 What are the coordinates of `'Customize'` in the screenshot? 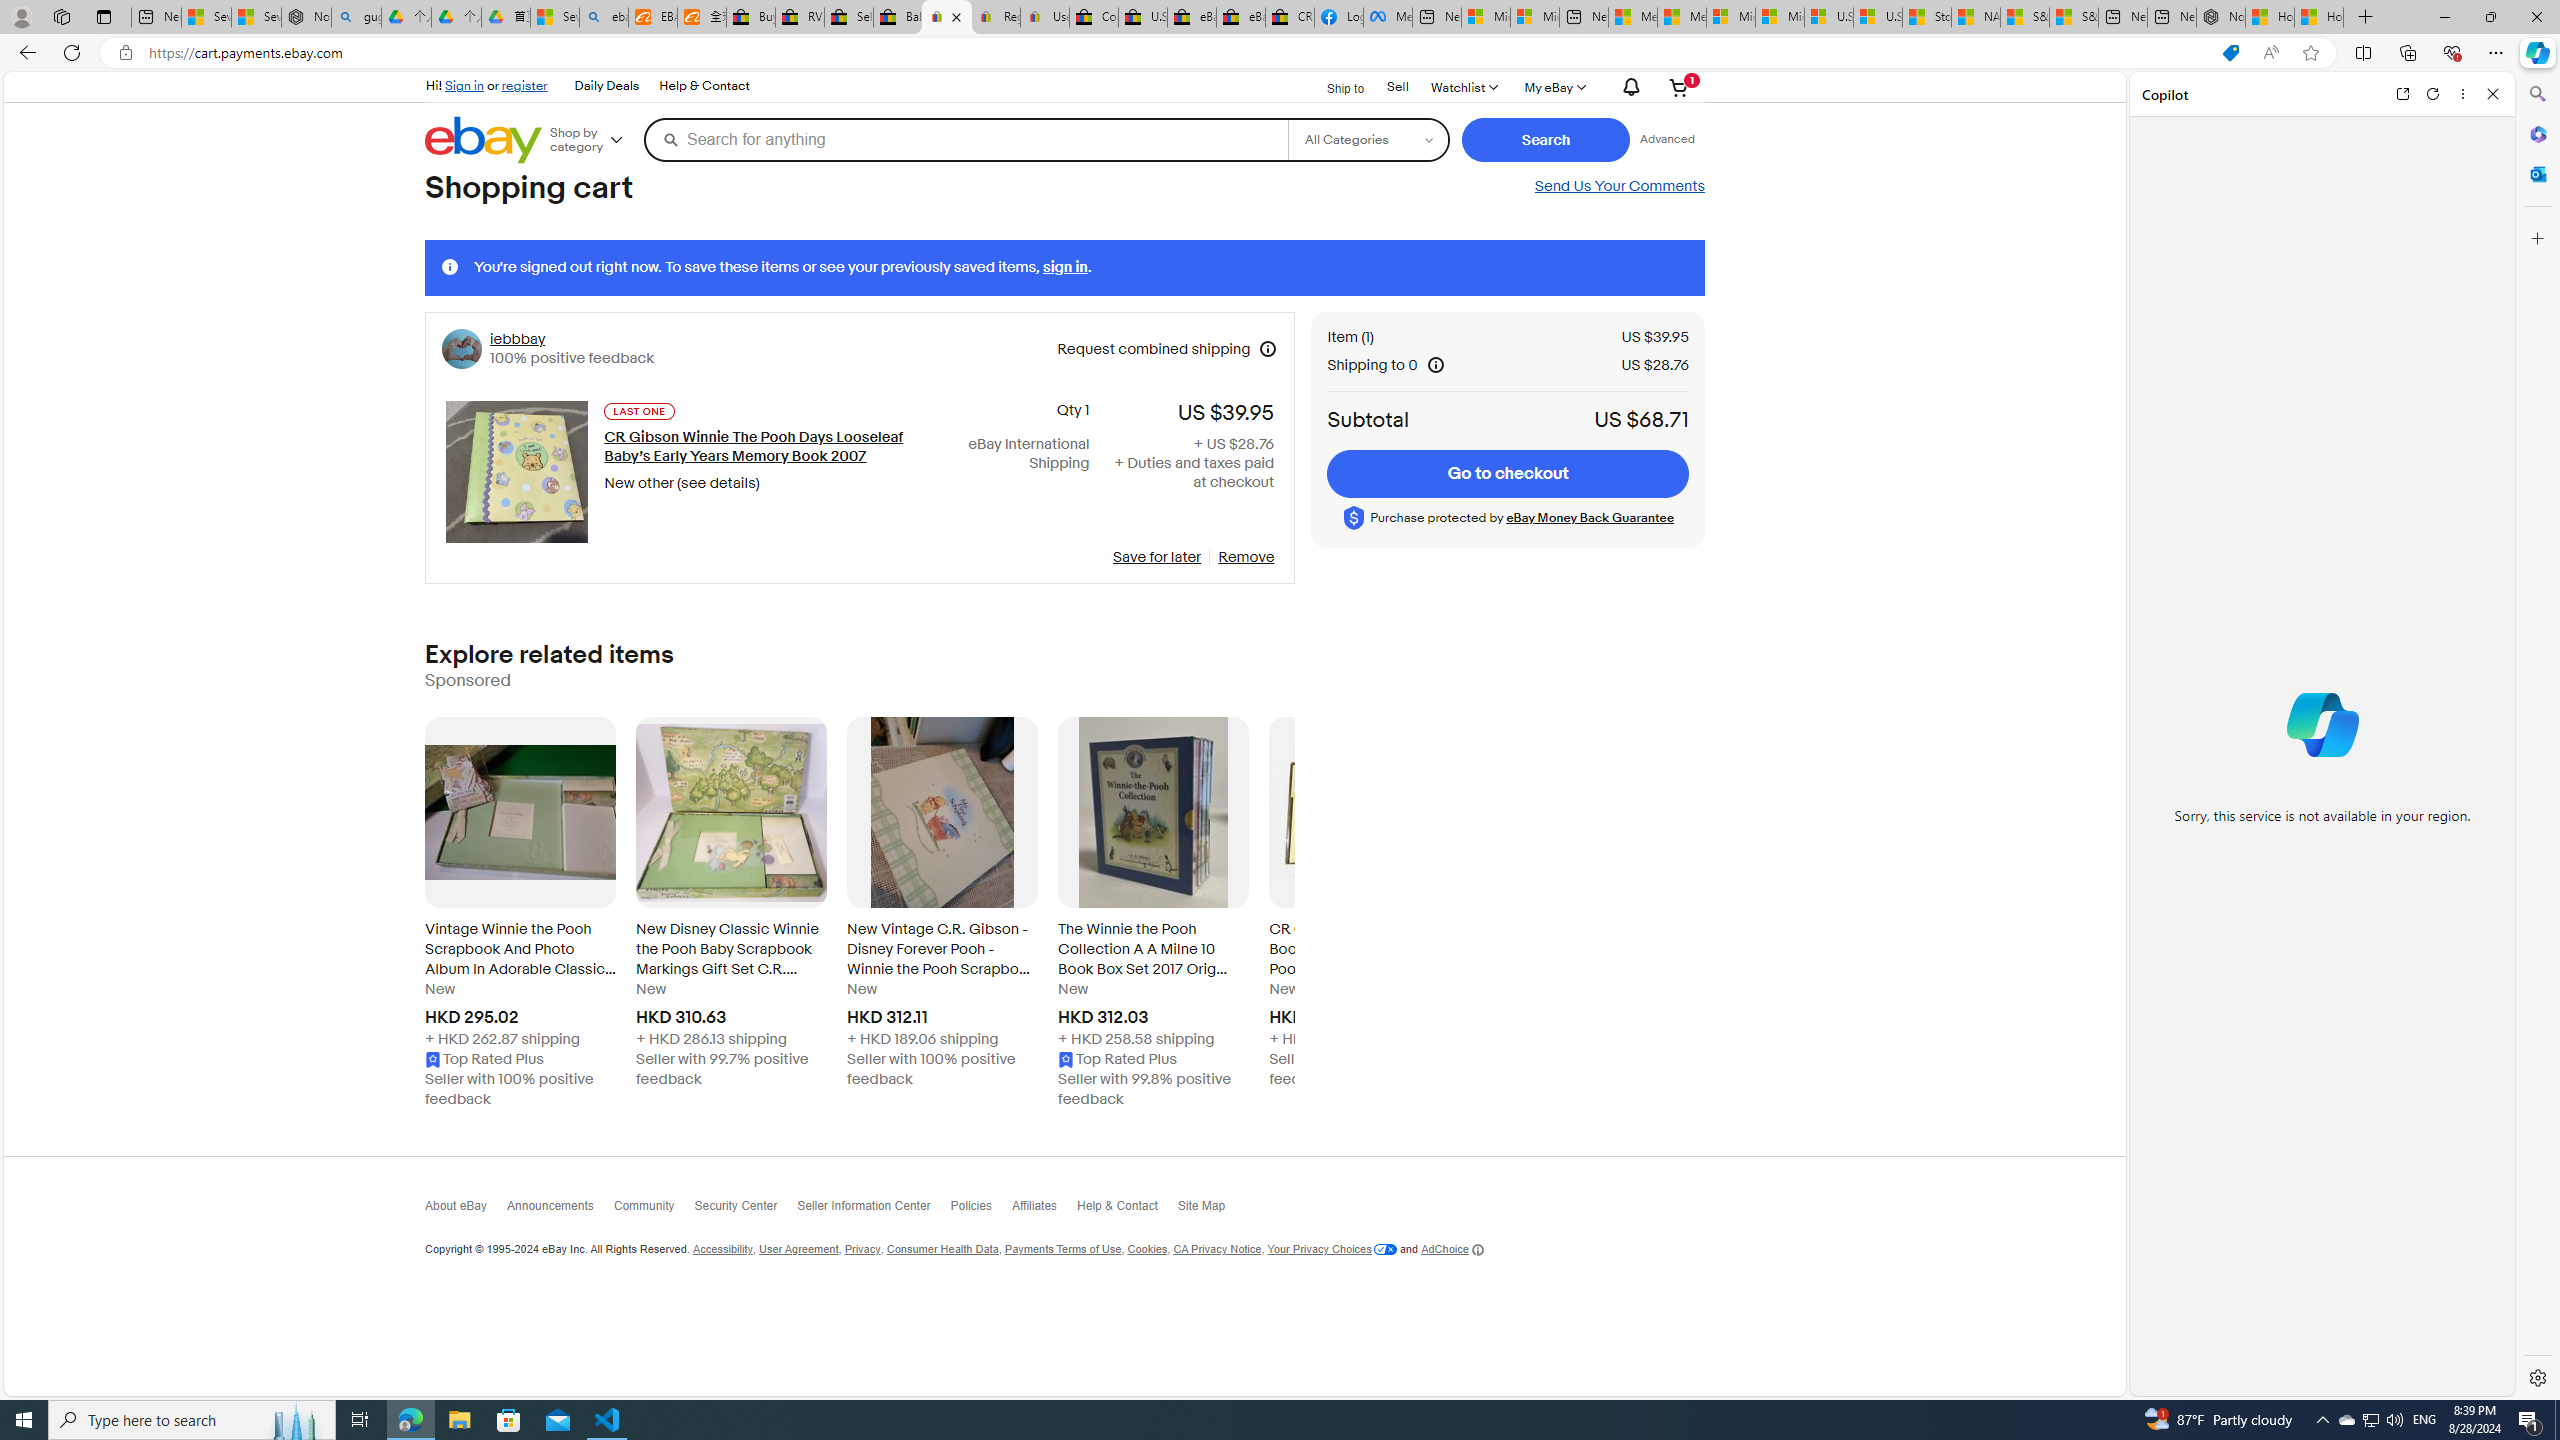 It's located at (2535, 237).